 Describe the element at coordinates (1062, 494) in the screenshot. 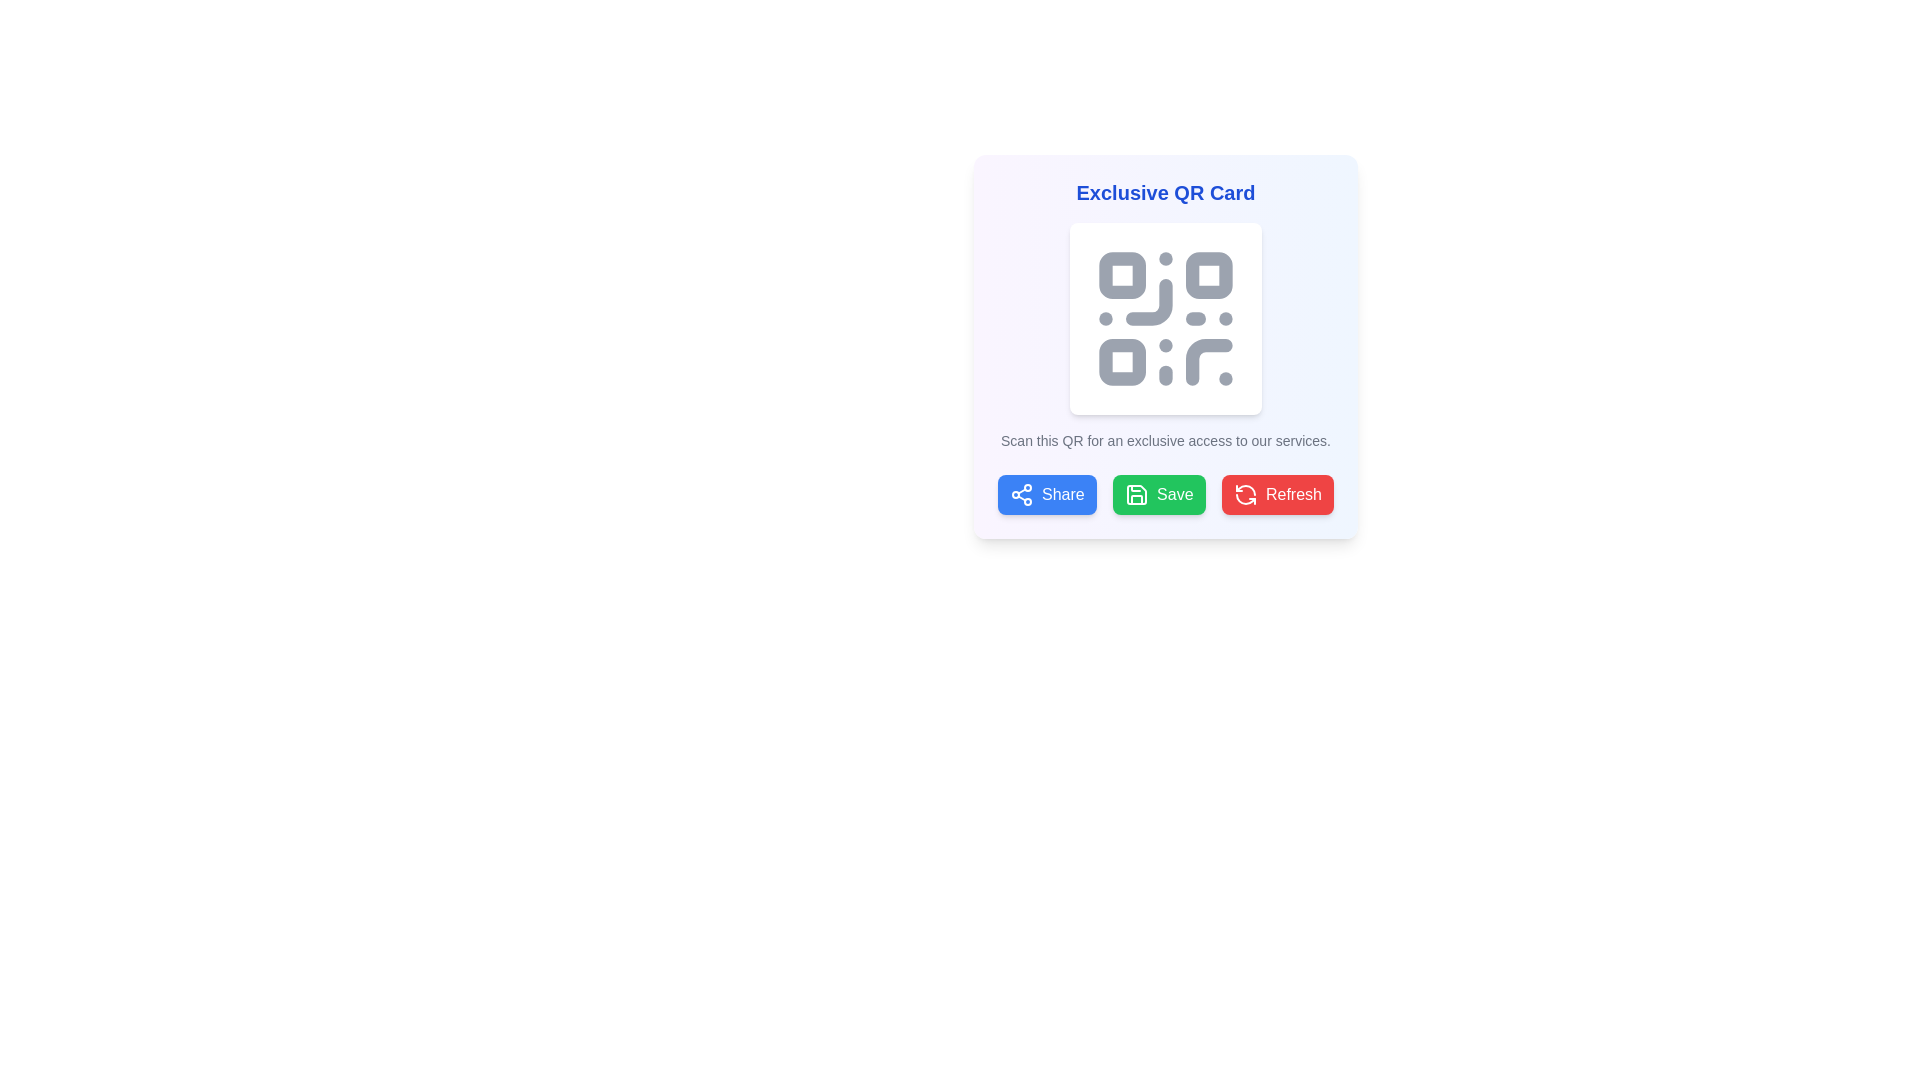

I see `the first button from the left in the bottom row under the QR card panel` at that location.